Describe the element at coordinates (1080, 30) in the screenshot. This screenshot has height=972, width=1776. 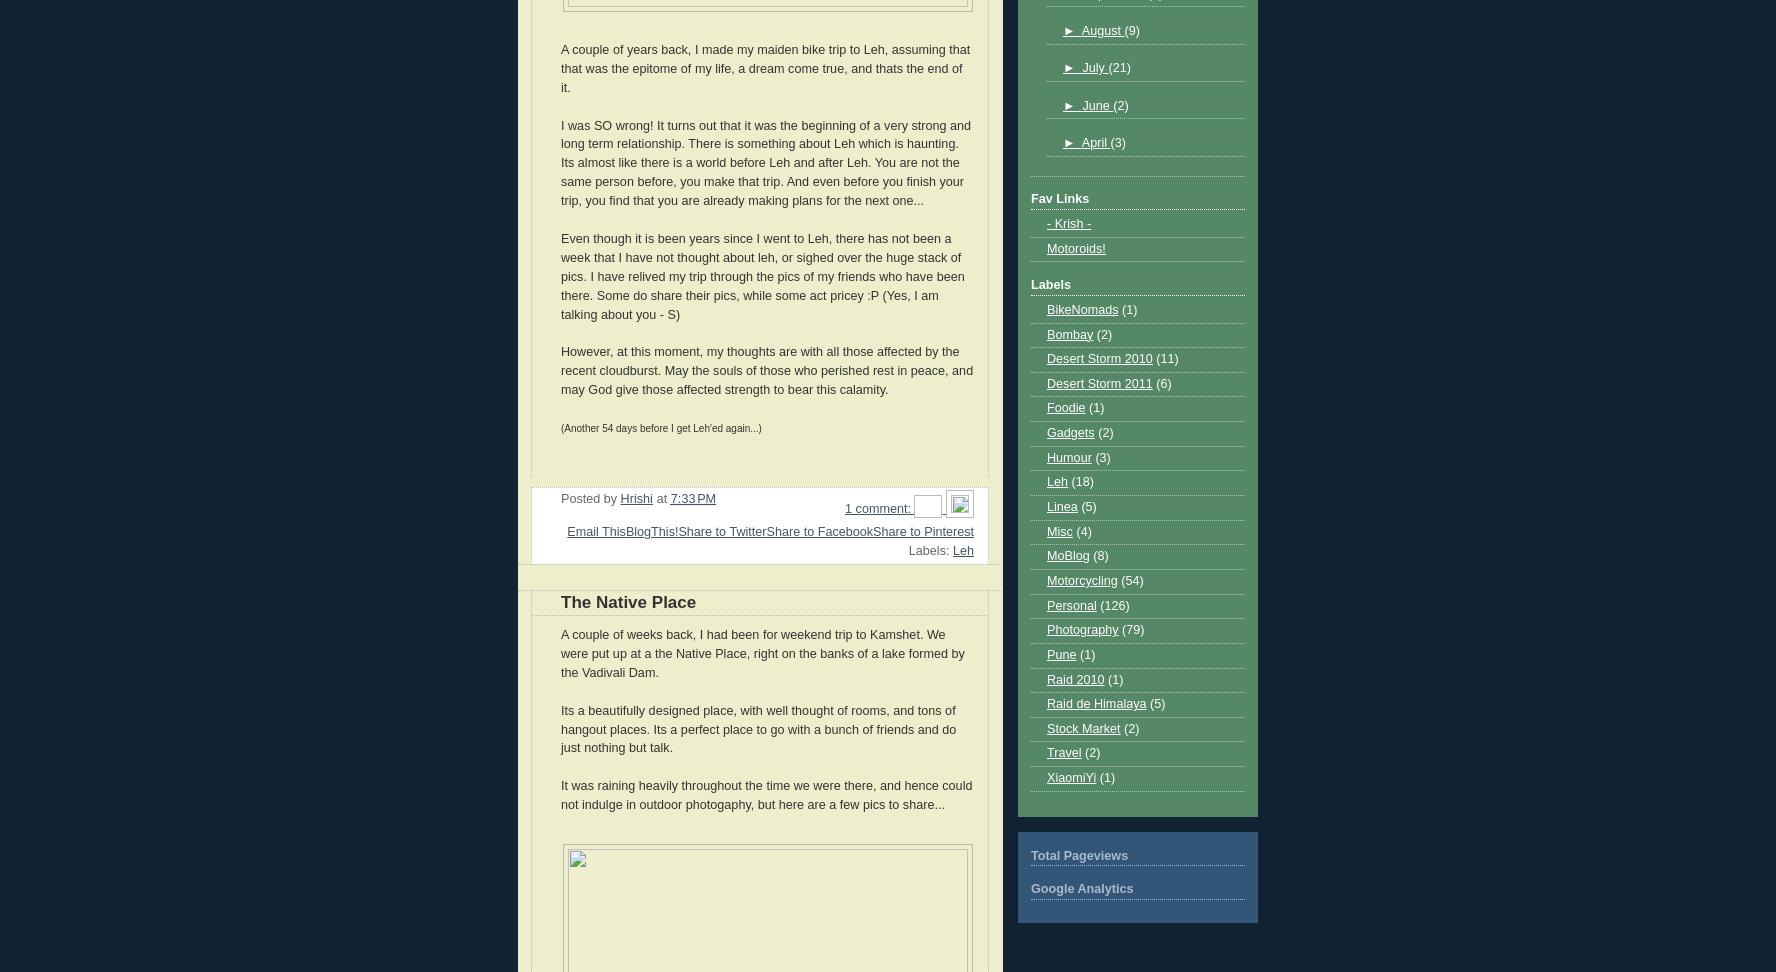
I see `'August'` at that location.